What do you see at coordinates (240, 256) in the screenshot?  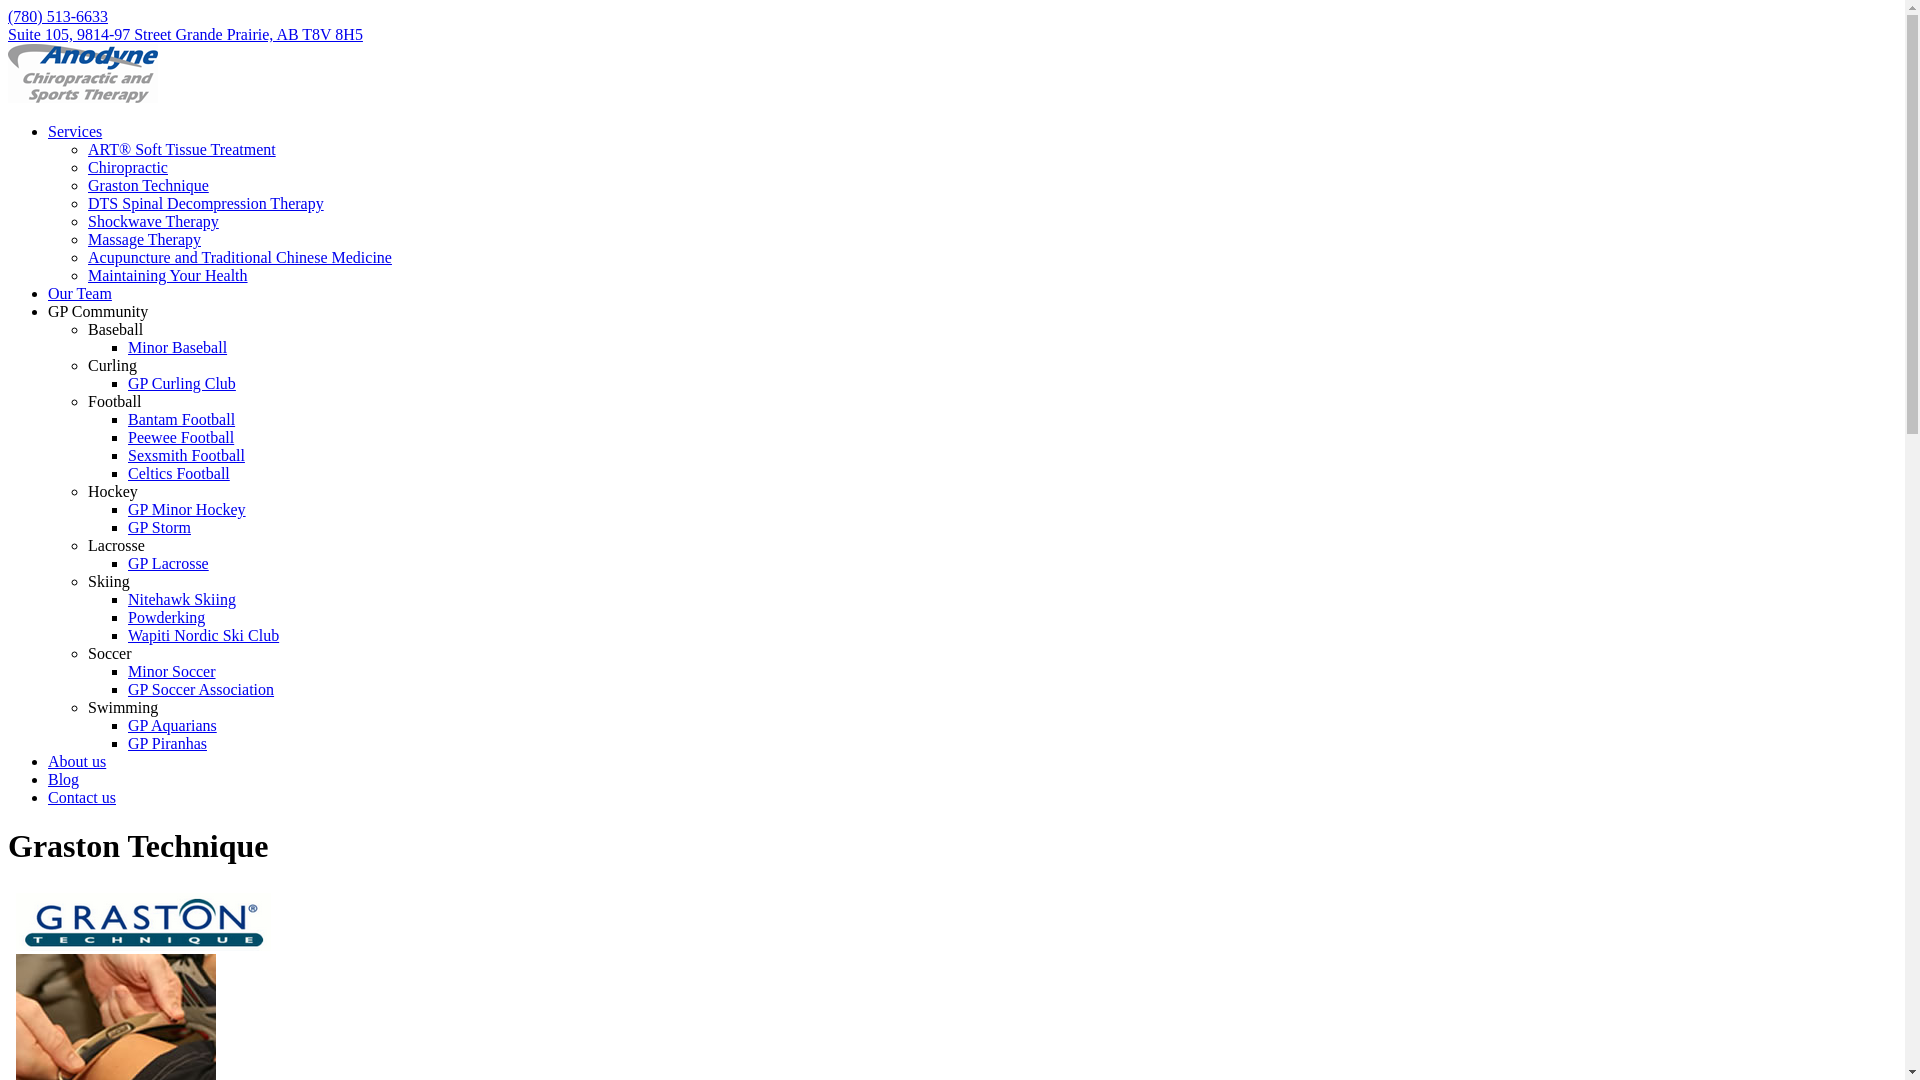 I see `'Acupuncture and Traditional Chinese Medicine'` at bounding box center [240, 256].